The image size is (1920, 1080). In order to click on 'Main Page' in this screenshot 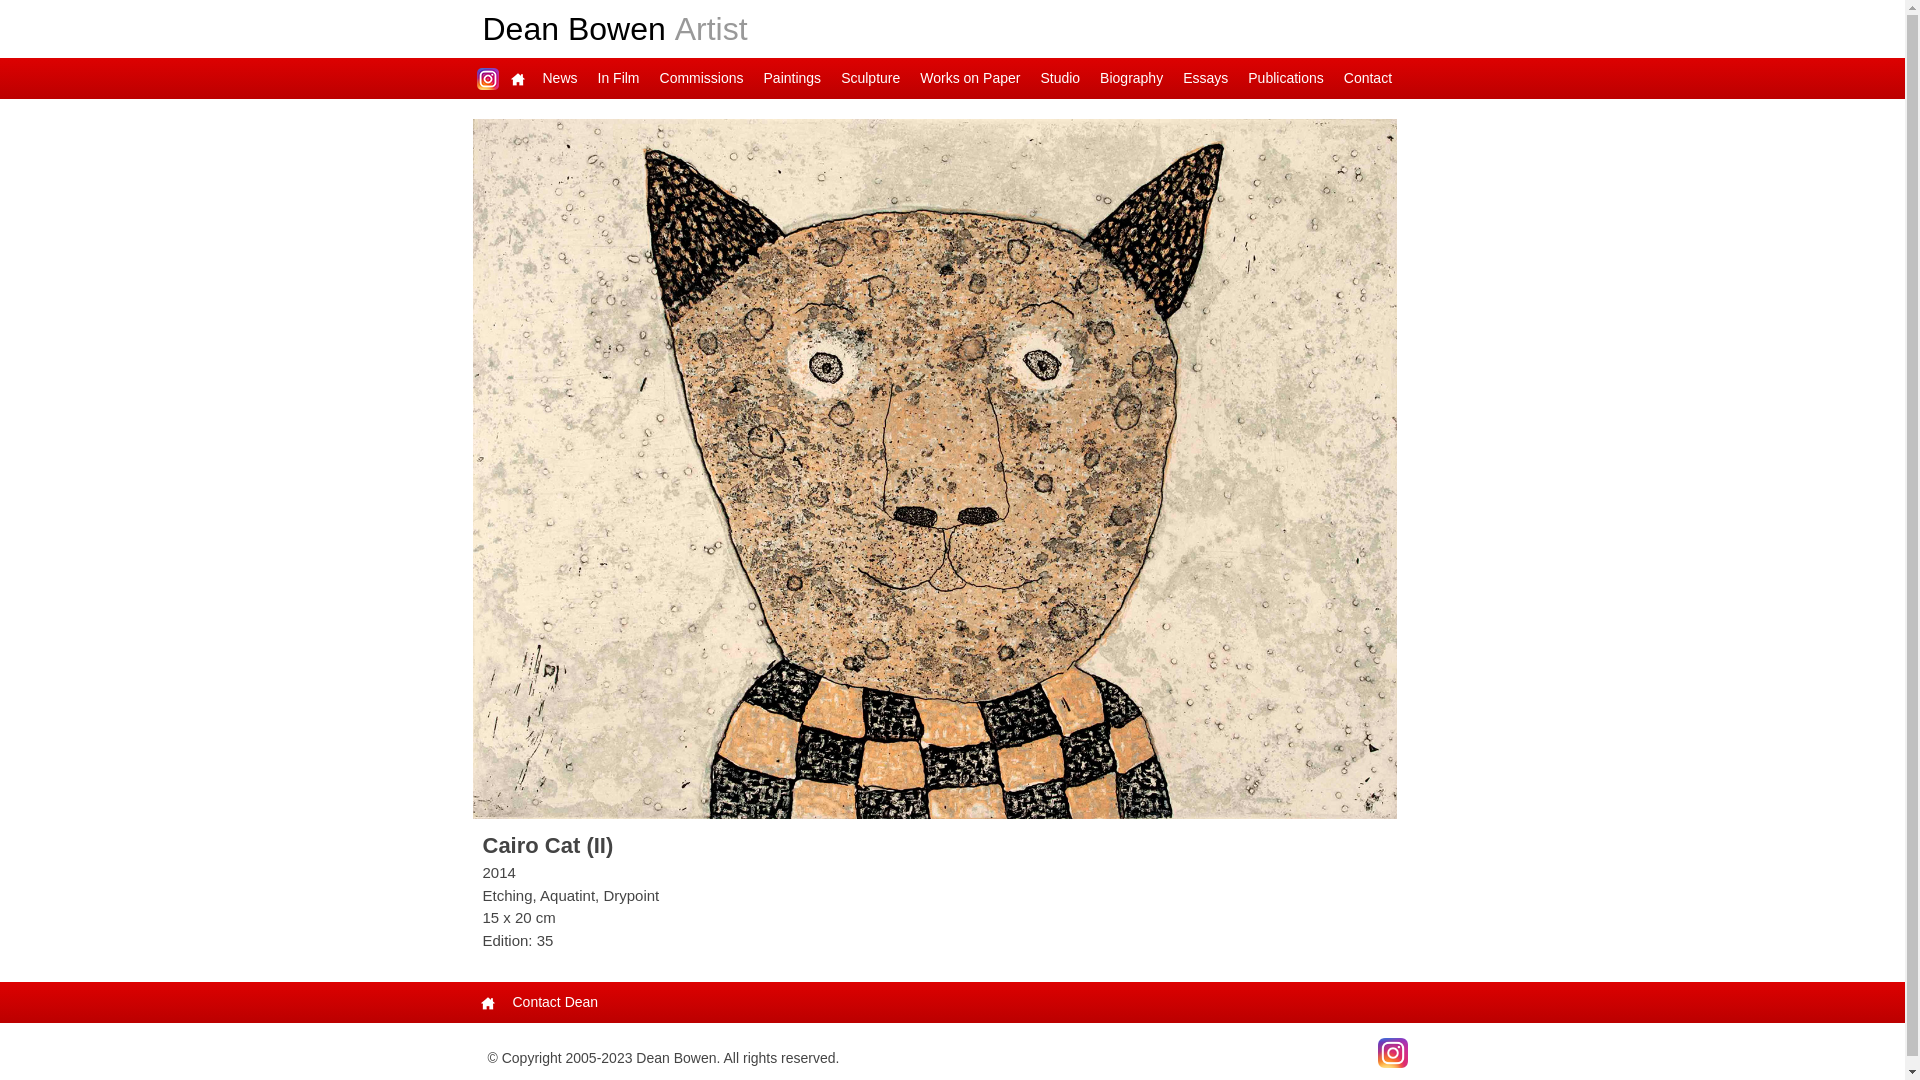, I will do `click(517, 77)`.